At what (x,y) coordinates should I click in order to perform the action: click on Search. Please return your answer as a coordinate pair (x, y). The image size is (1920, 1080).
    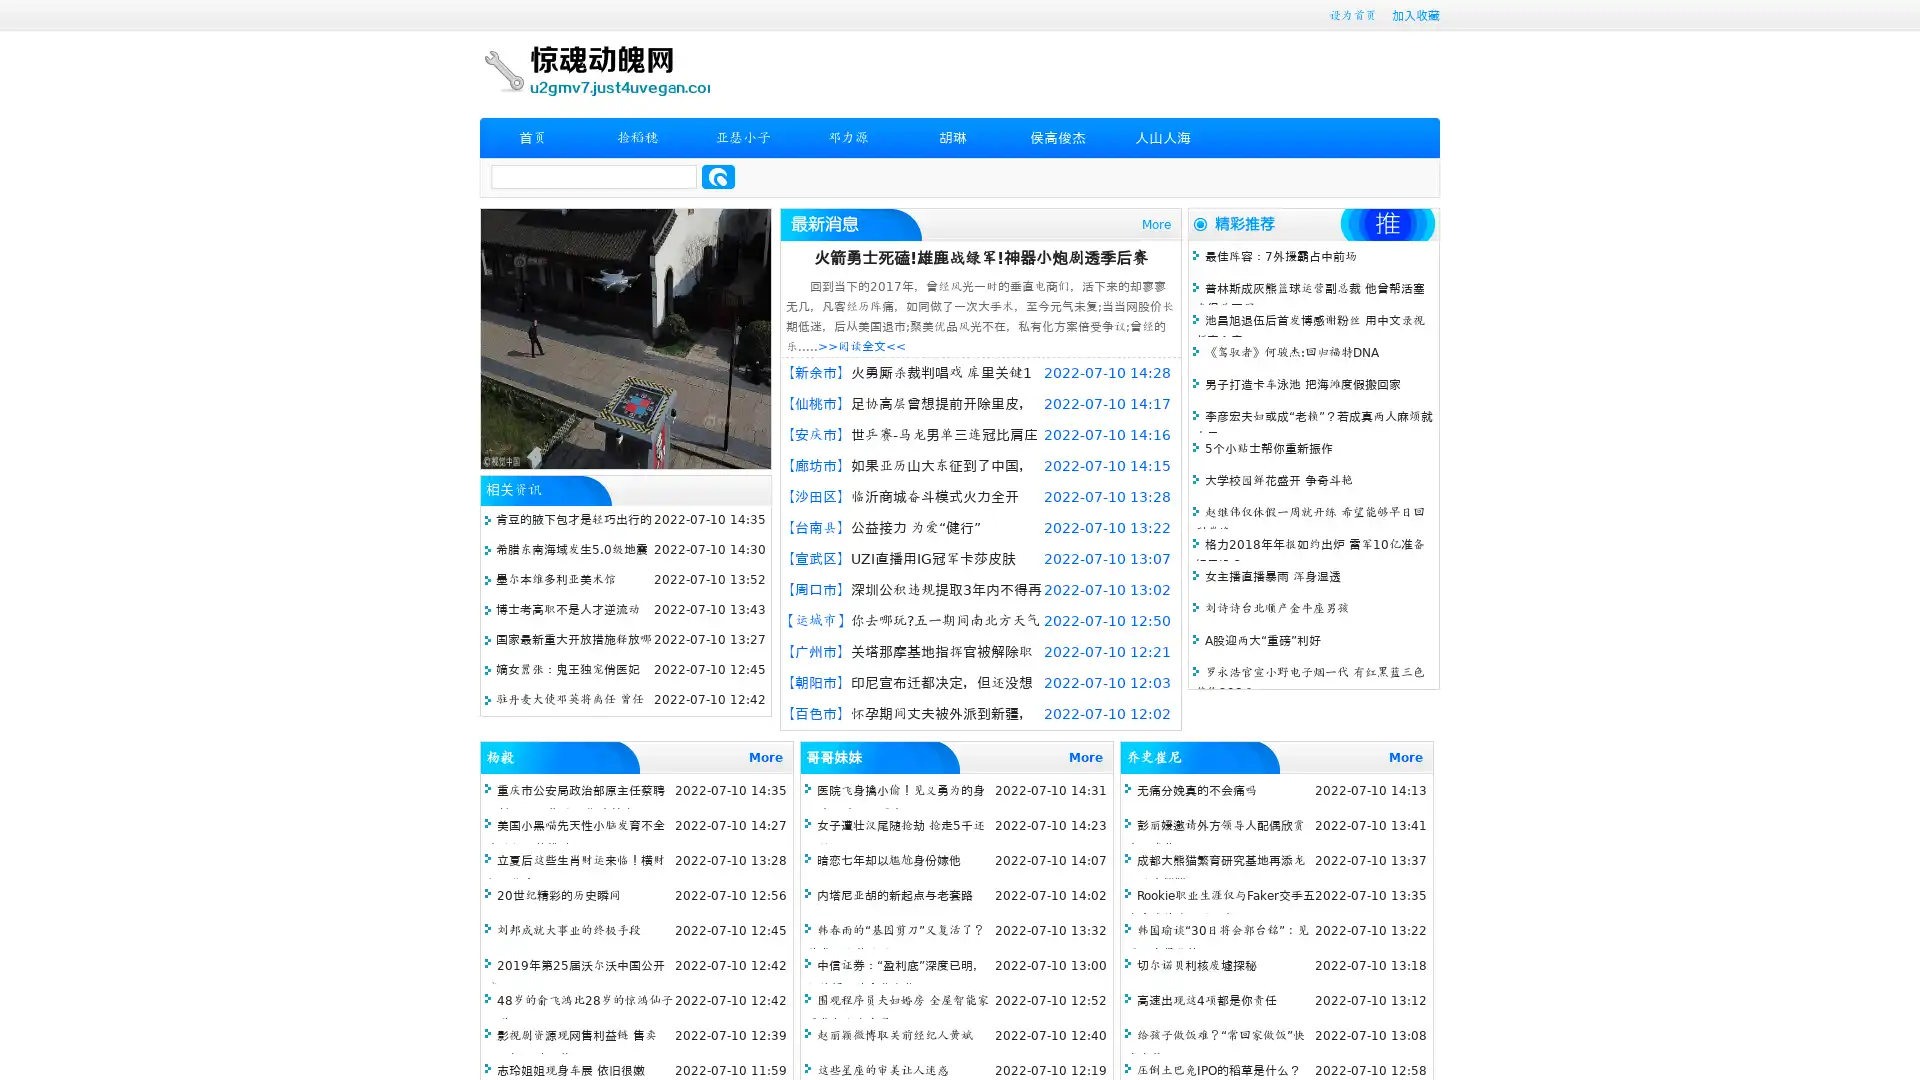
    Looking at the image, I should click on (718, 176).